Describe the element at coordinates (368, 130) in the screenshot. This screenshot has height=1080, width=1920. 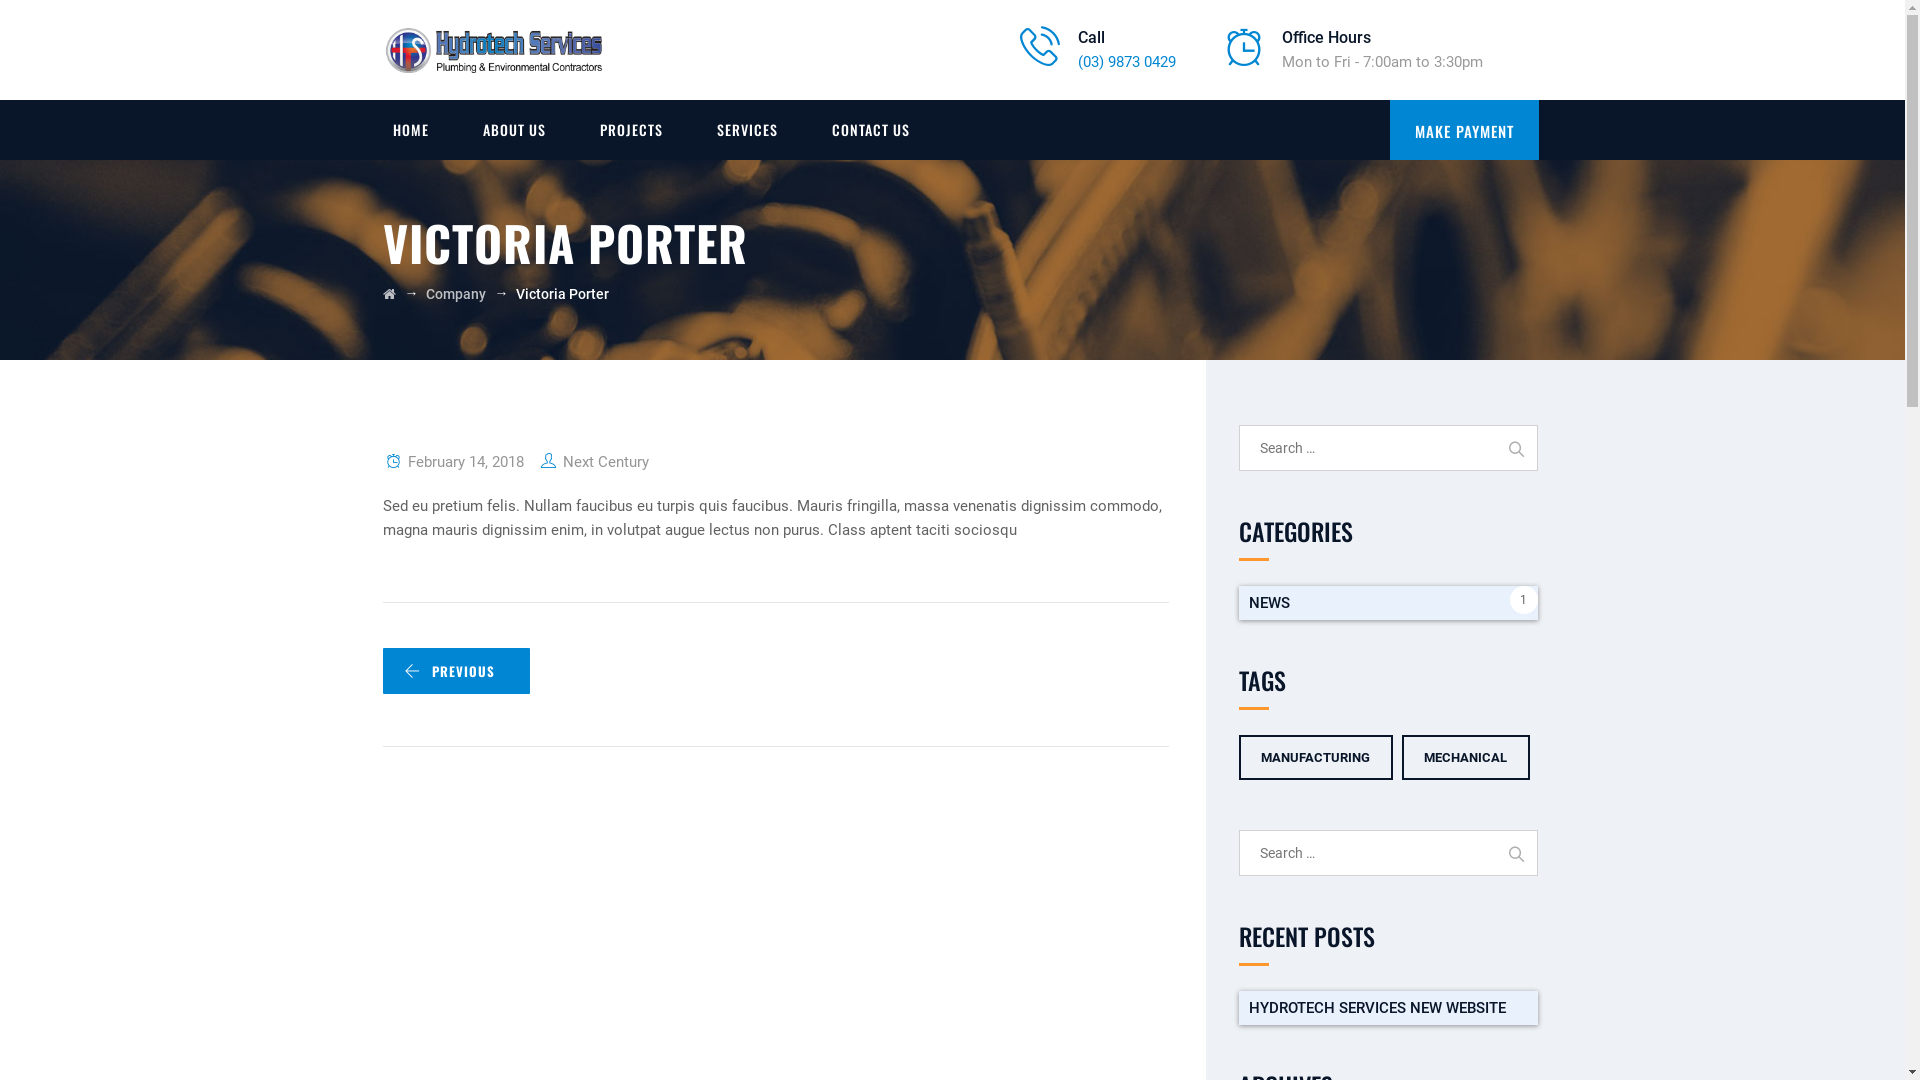
I see `'HOME'` at that location.